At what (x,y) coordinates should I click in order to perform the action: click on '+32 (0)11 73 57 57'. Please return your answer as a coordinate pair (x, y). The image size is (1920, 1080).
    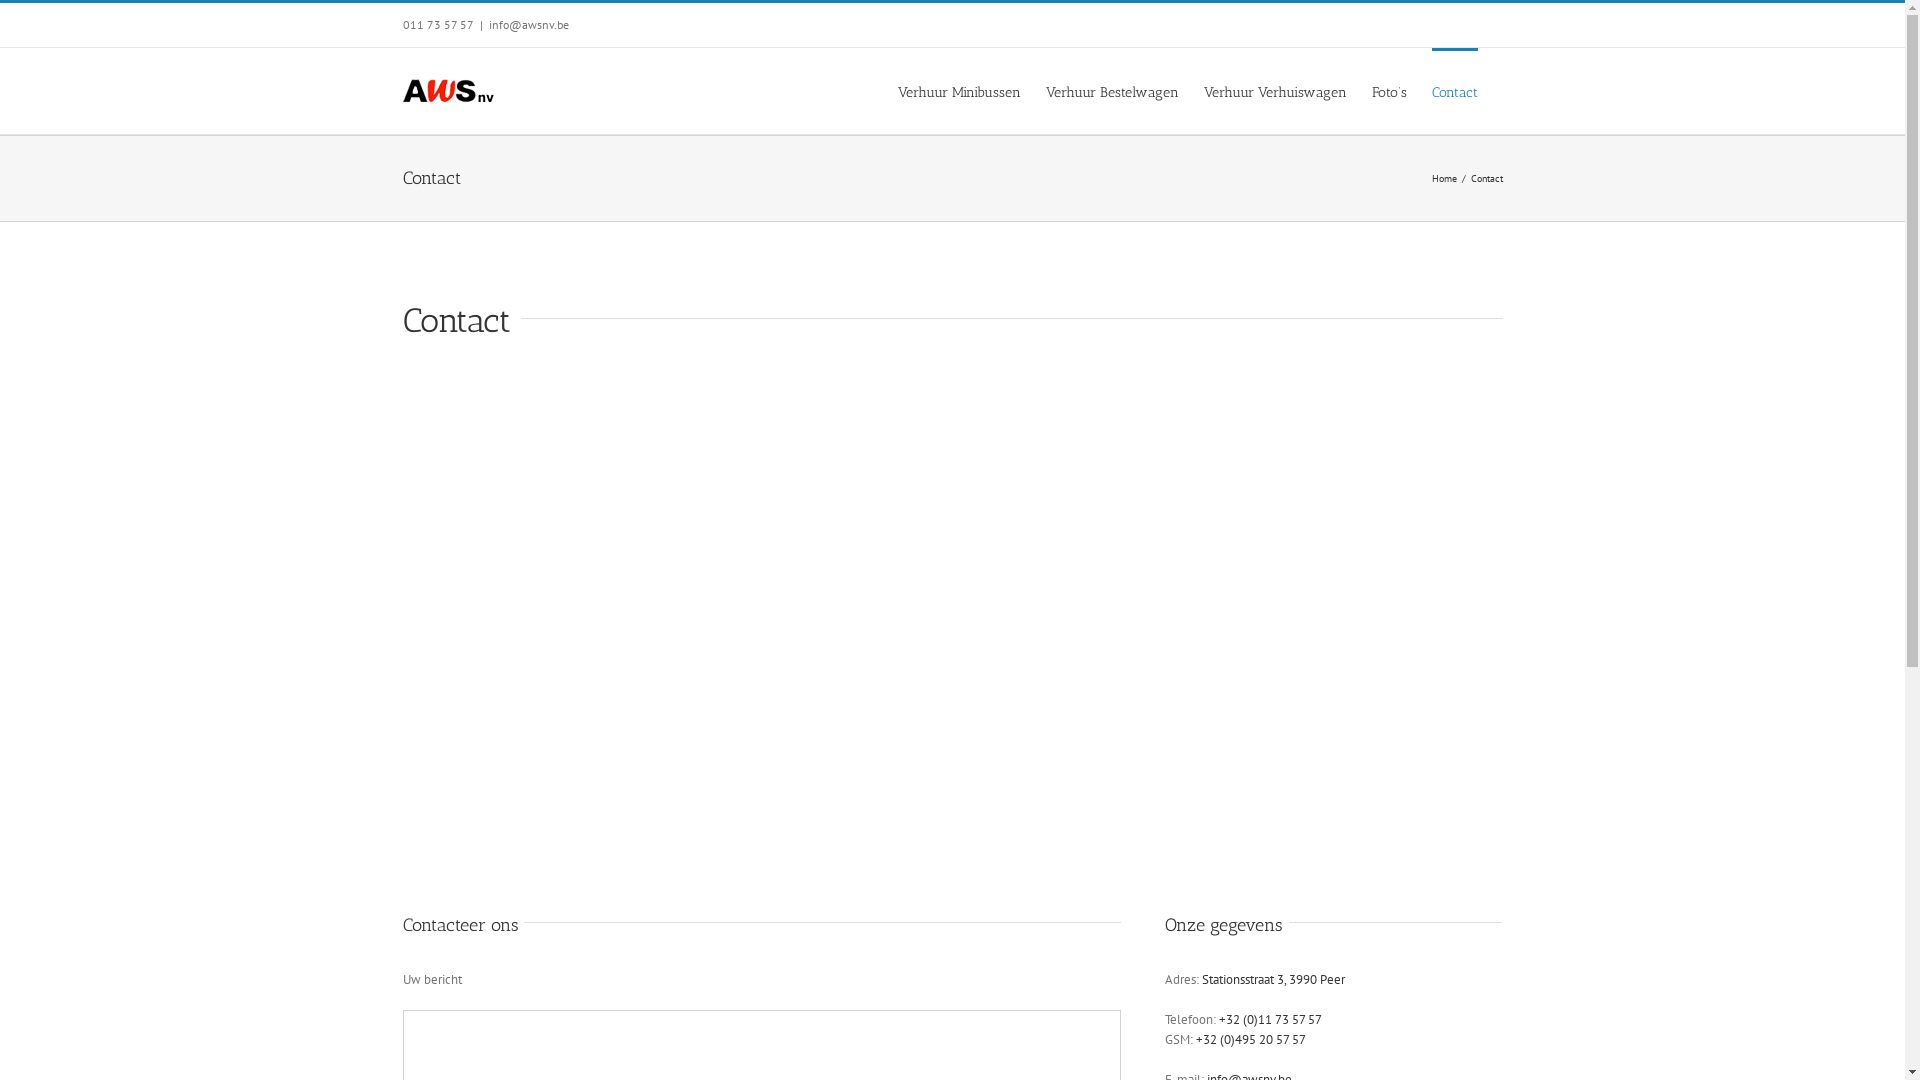
    Looking at the image, I should click on (1269, 1019).